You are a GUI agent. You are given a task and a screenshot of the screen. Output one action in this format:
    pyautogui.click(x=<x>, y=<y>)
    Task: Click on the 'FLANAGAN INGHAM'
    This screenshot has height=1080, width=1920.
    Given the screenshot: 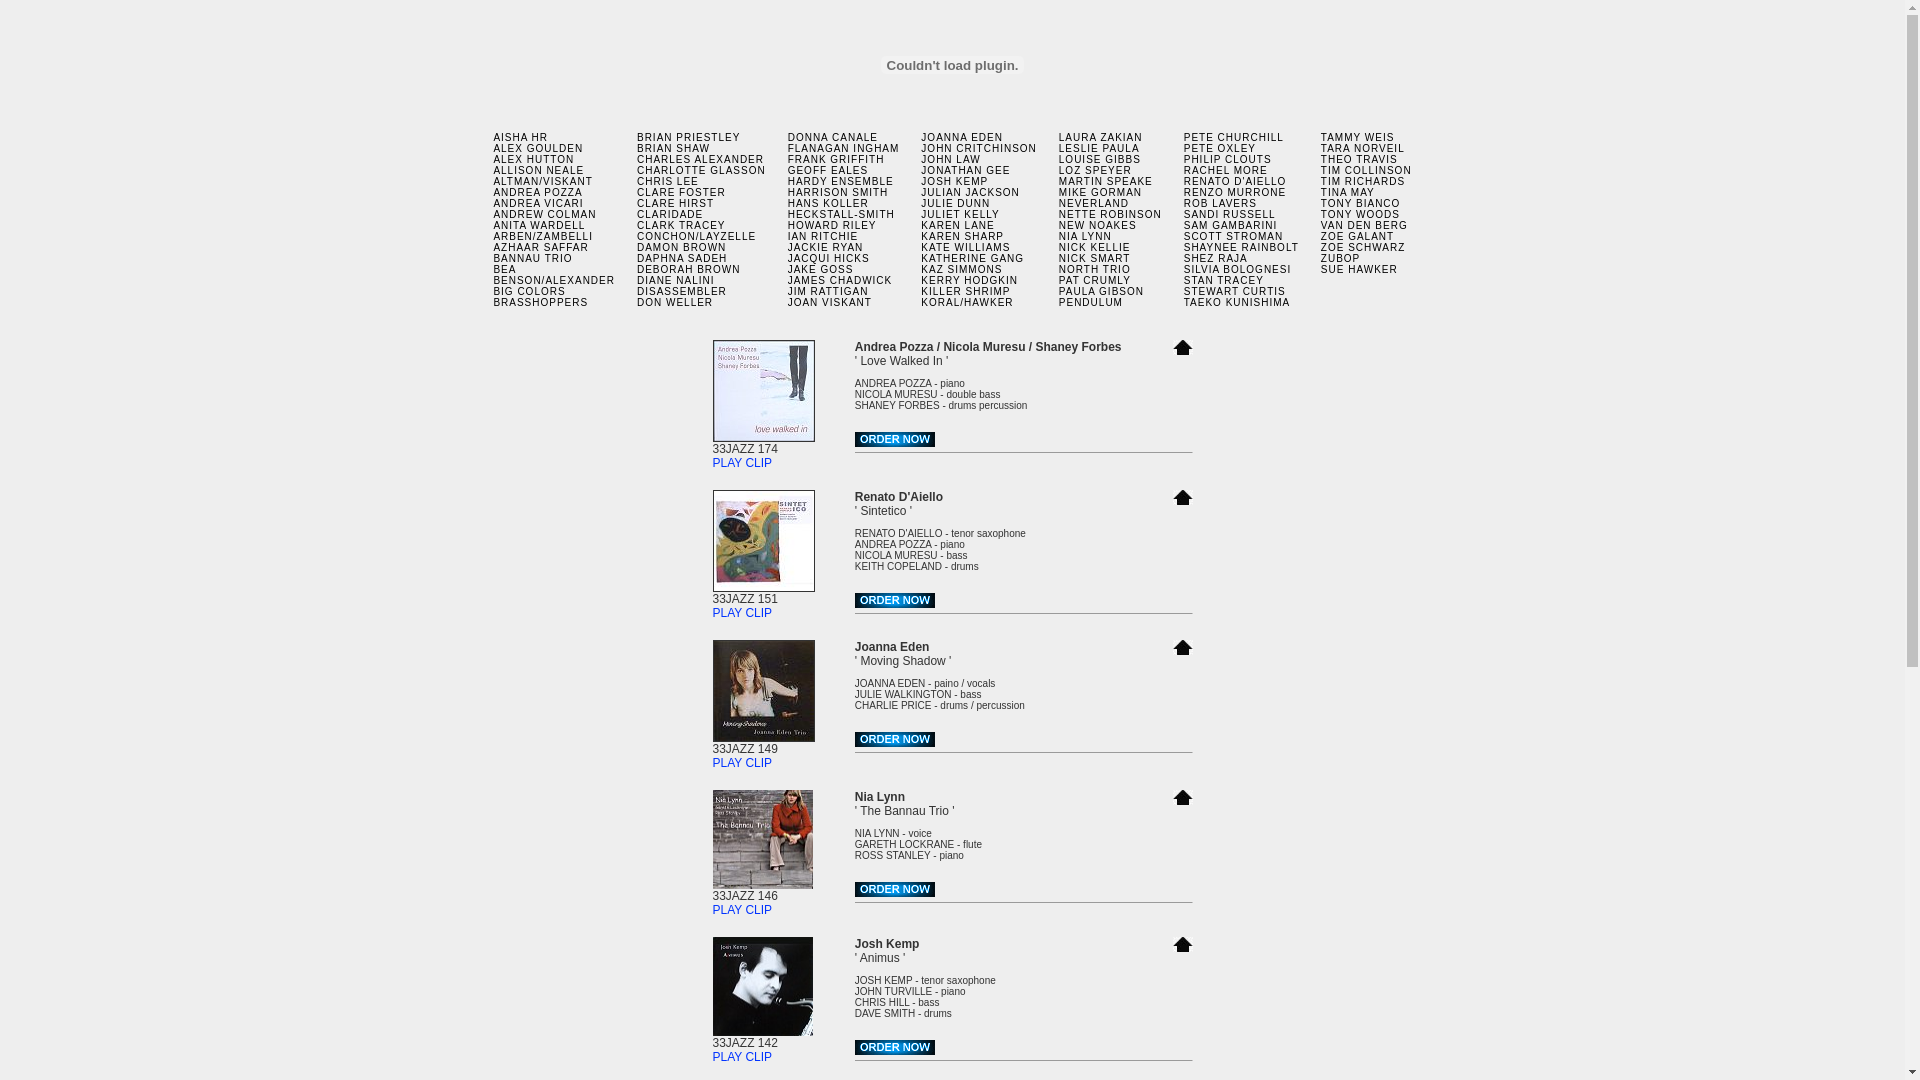 What is the action you would take?
    pyautogui.click(x=786, y=147)
    